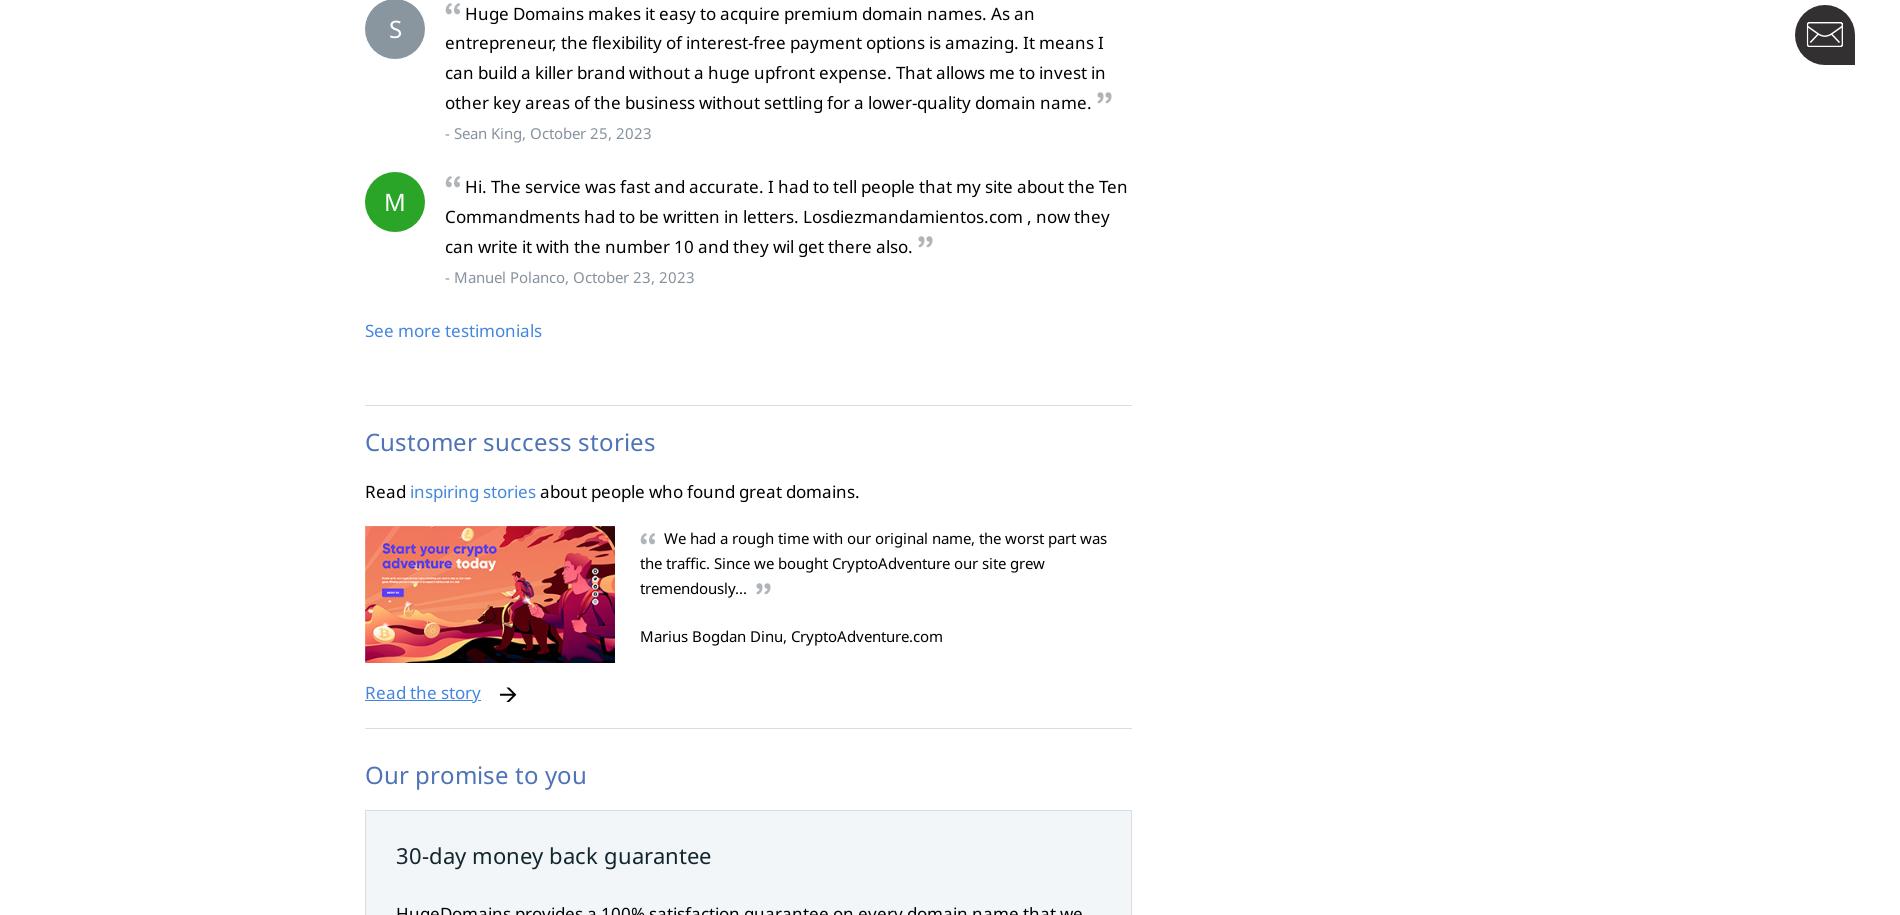 The width and height of the screenshot is (1900, 915). Describe the element at coordinates (790, 636) in the screenshot. I see `'Marius Bogdan Dinu, CryptoAdventure.com'` at that location.